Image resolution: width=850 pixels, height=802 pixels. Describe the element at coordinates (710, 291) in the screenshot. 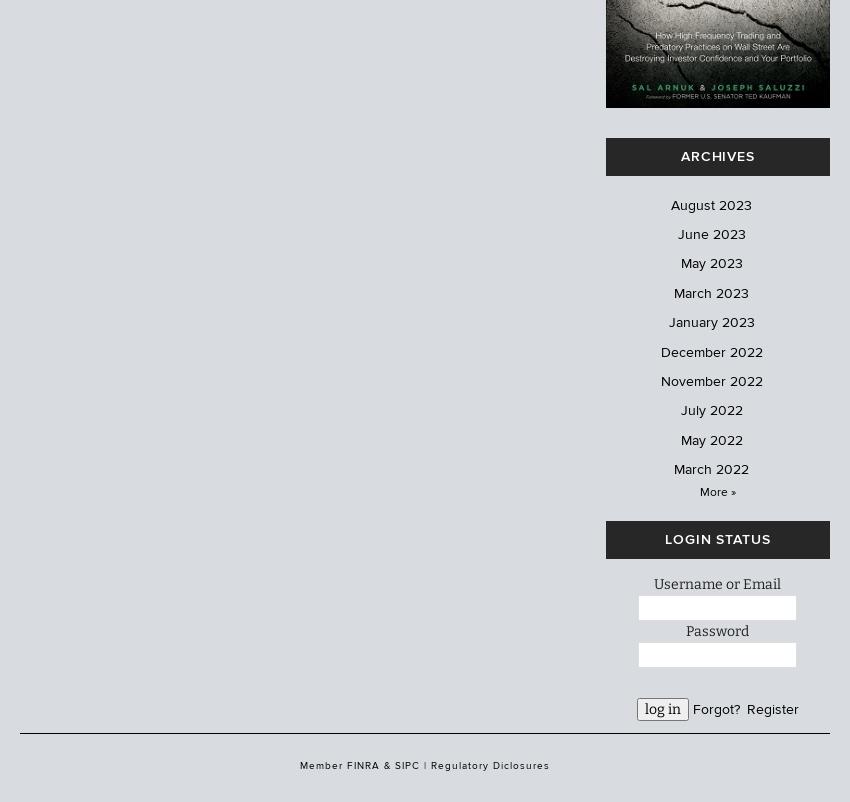

I see `'March 2023'` at that location.